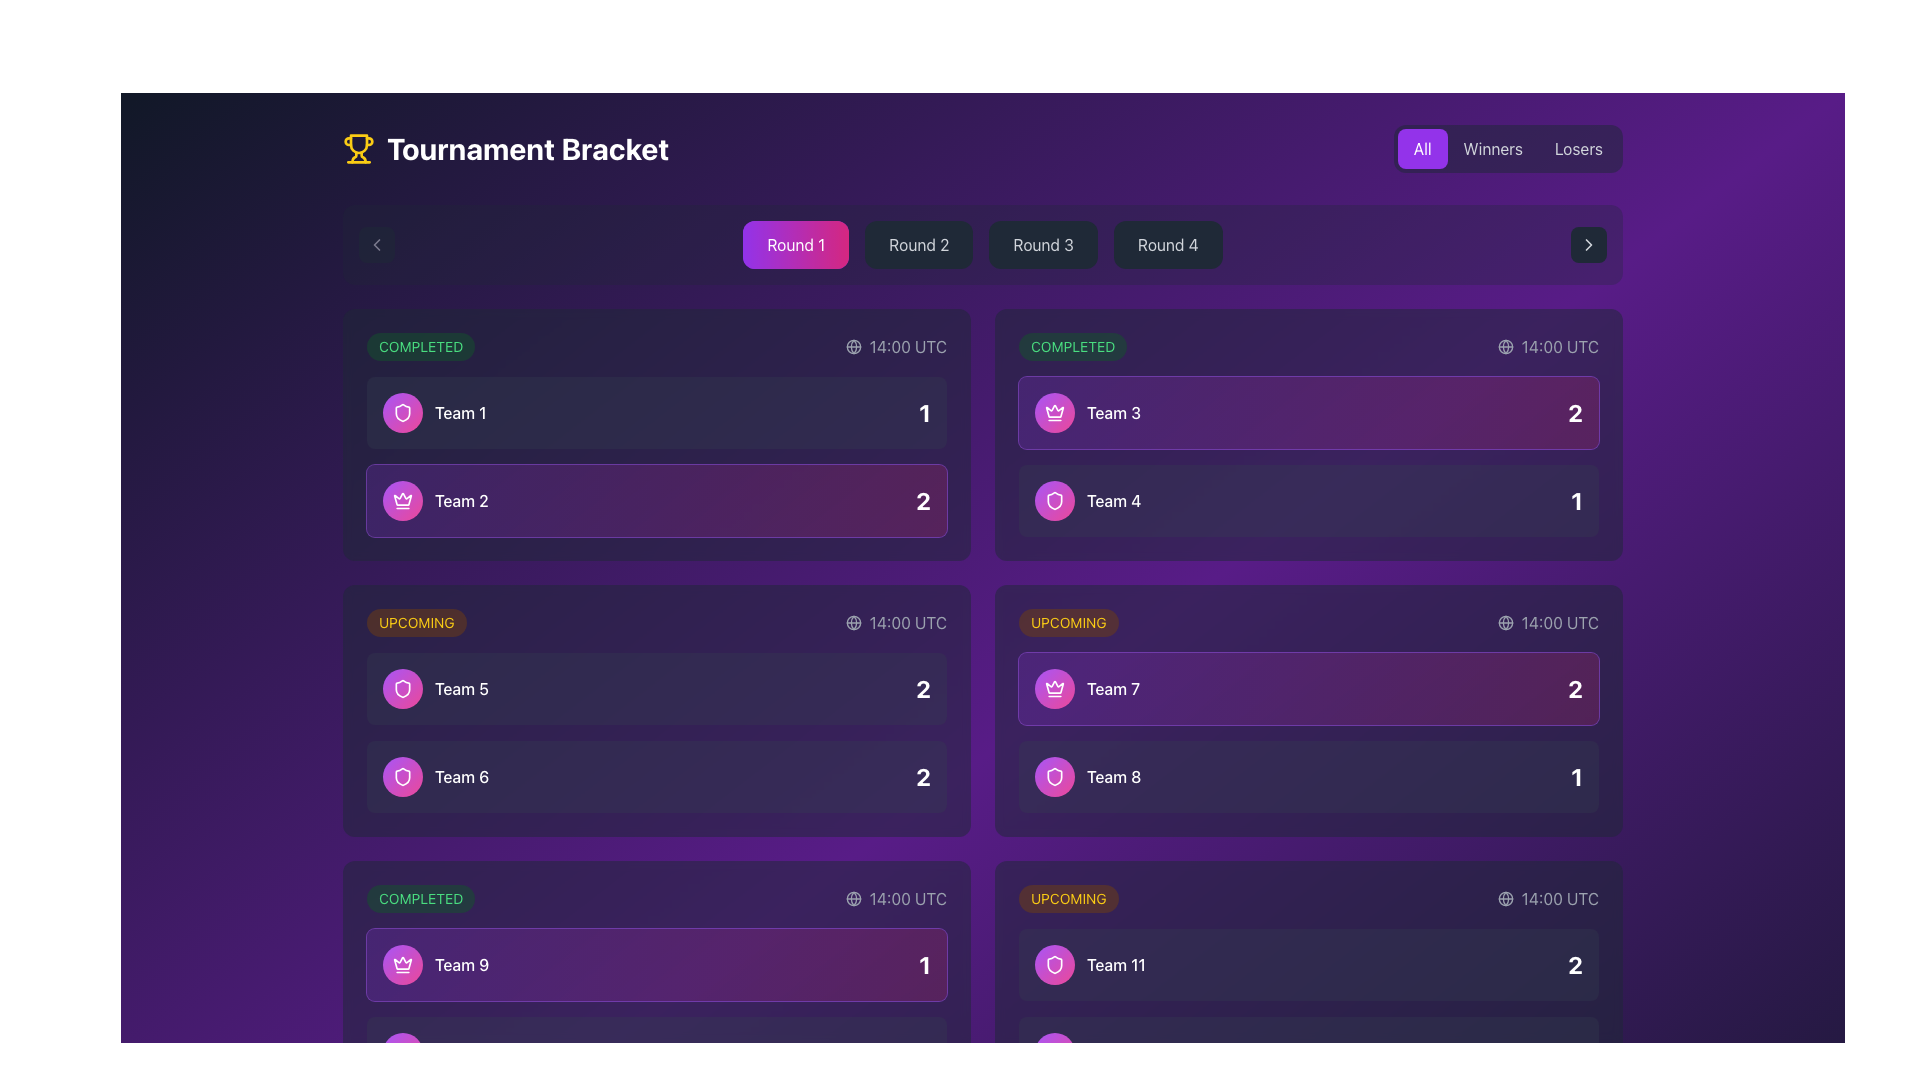  Describe the element at coordinates (1574, 411) in the screenshot. I see `the text label displaying the number '2' in bold white font, located at the top-right corner of the rounded rectangular card in the tournament bracket grid` at that location.